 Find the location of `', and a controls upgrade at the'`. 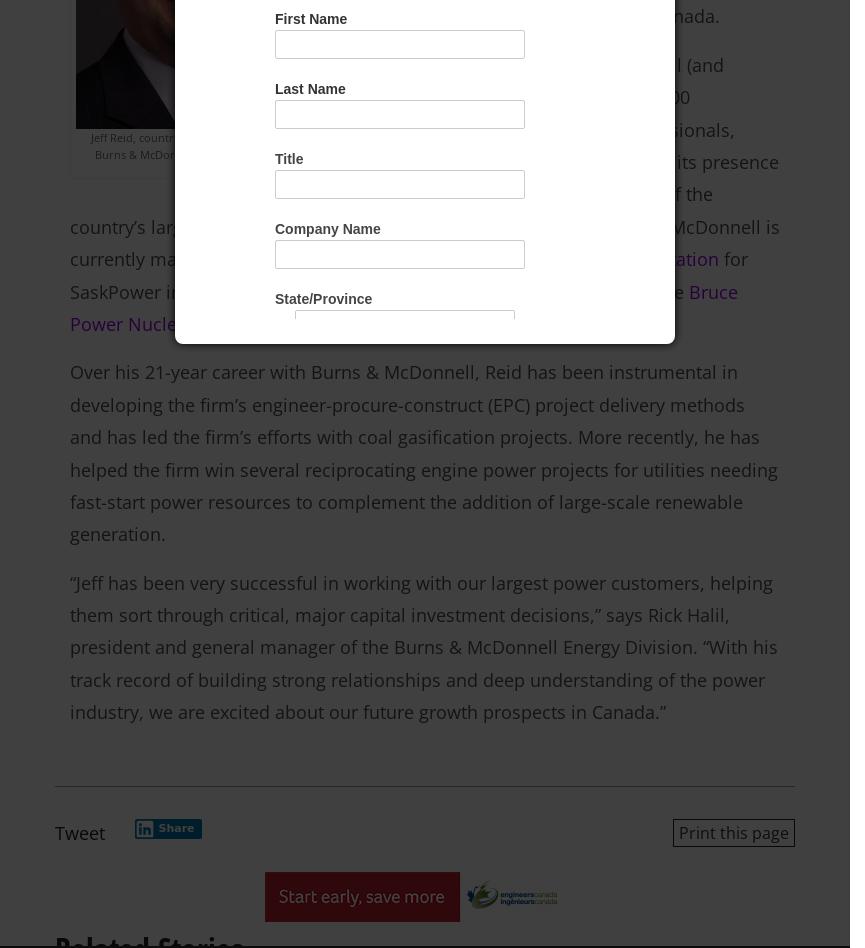

', and a controls upgrade at the' is located at coordinates (555, 291).